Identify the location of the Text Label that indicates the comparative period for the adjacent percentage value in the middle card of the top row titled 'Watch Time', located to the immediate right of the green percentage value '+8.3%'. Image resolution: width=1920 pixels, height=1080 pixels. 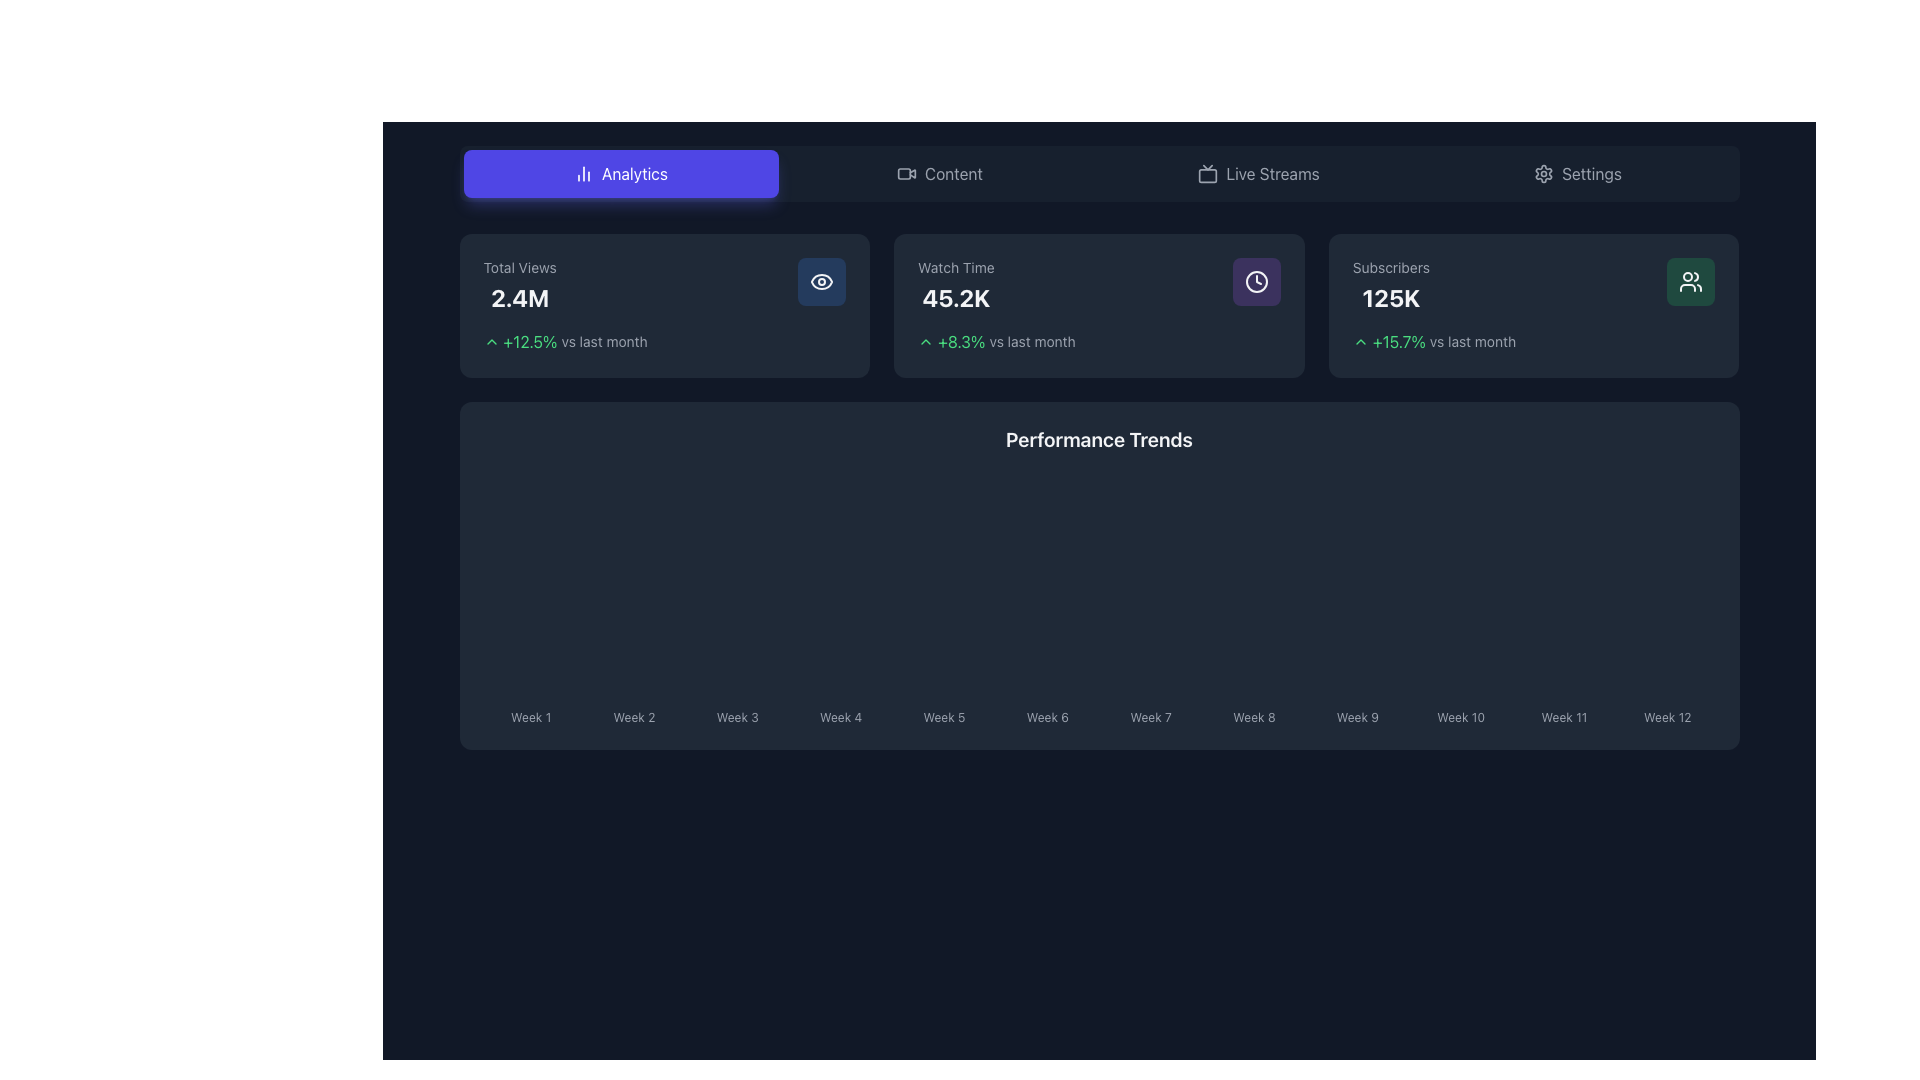
(1032, 341).